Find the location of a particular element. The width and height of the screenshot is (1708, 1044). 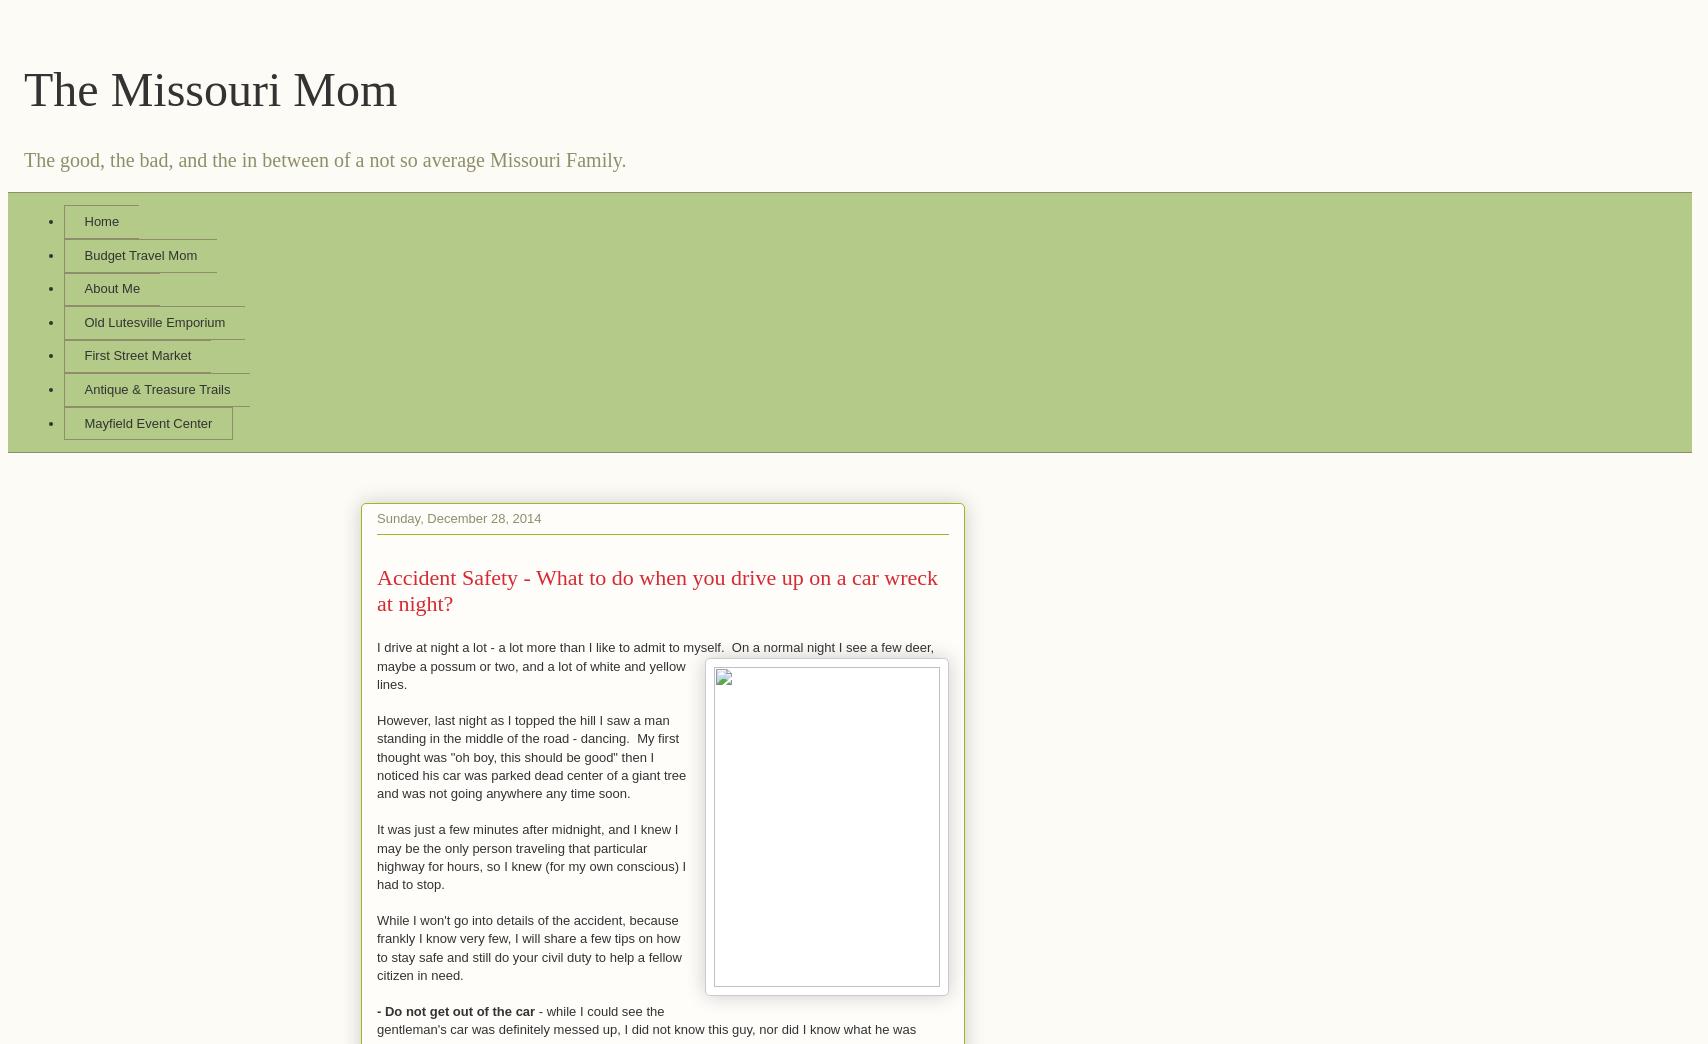

'About Me' is located at coordinates (112, 287).